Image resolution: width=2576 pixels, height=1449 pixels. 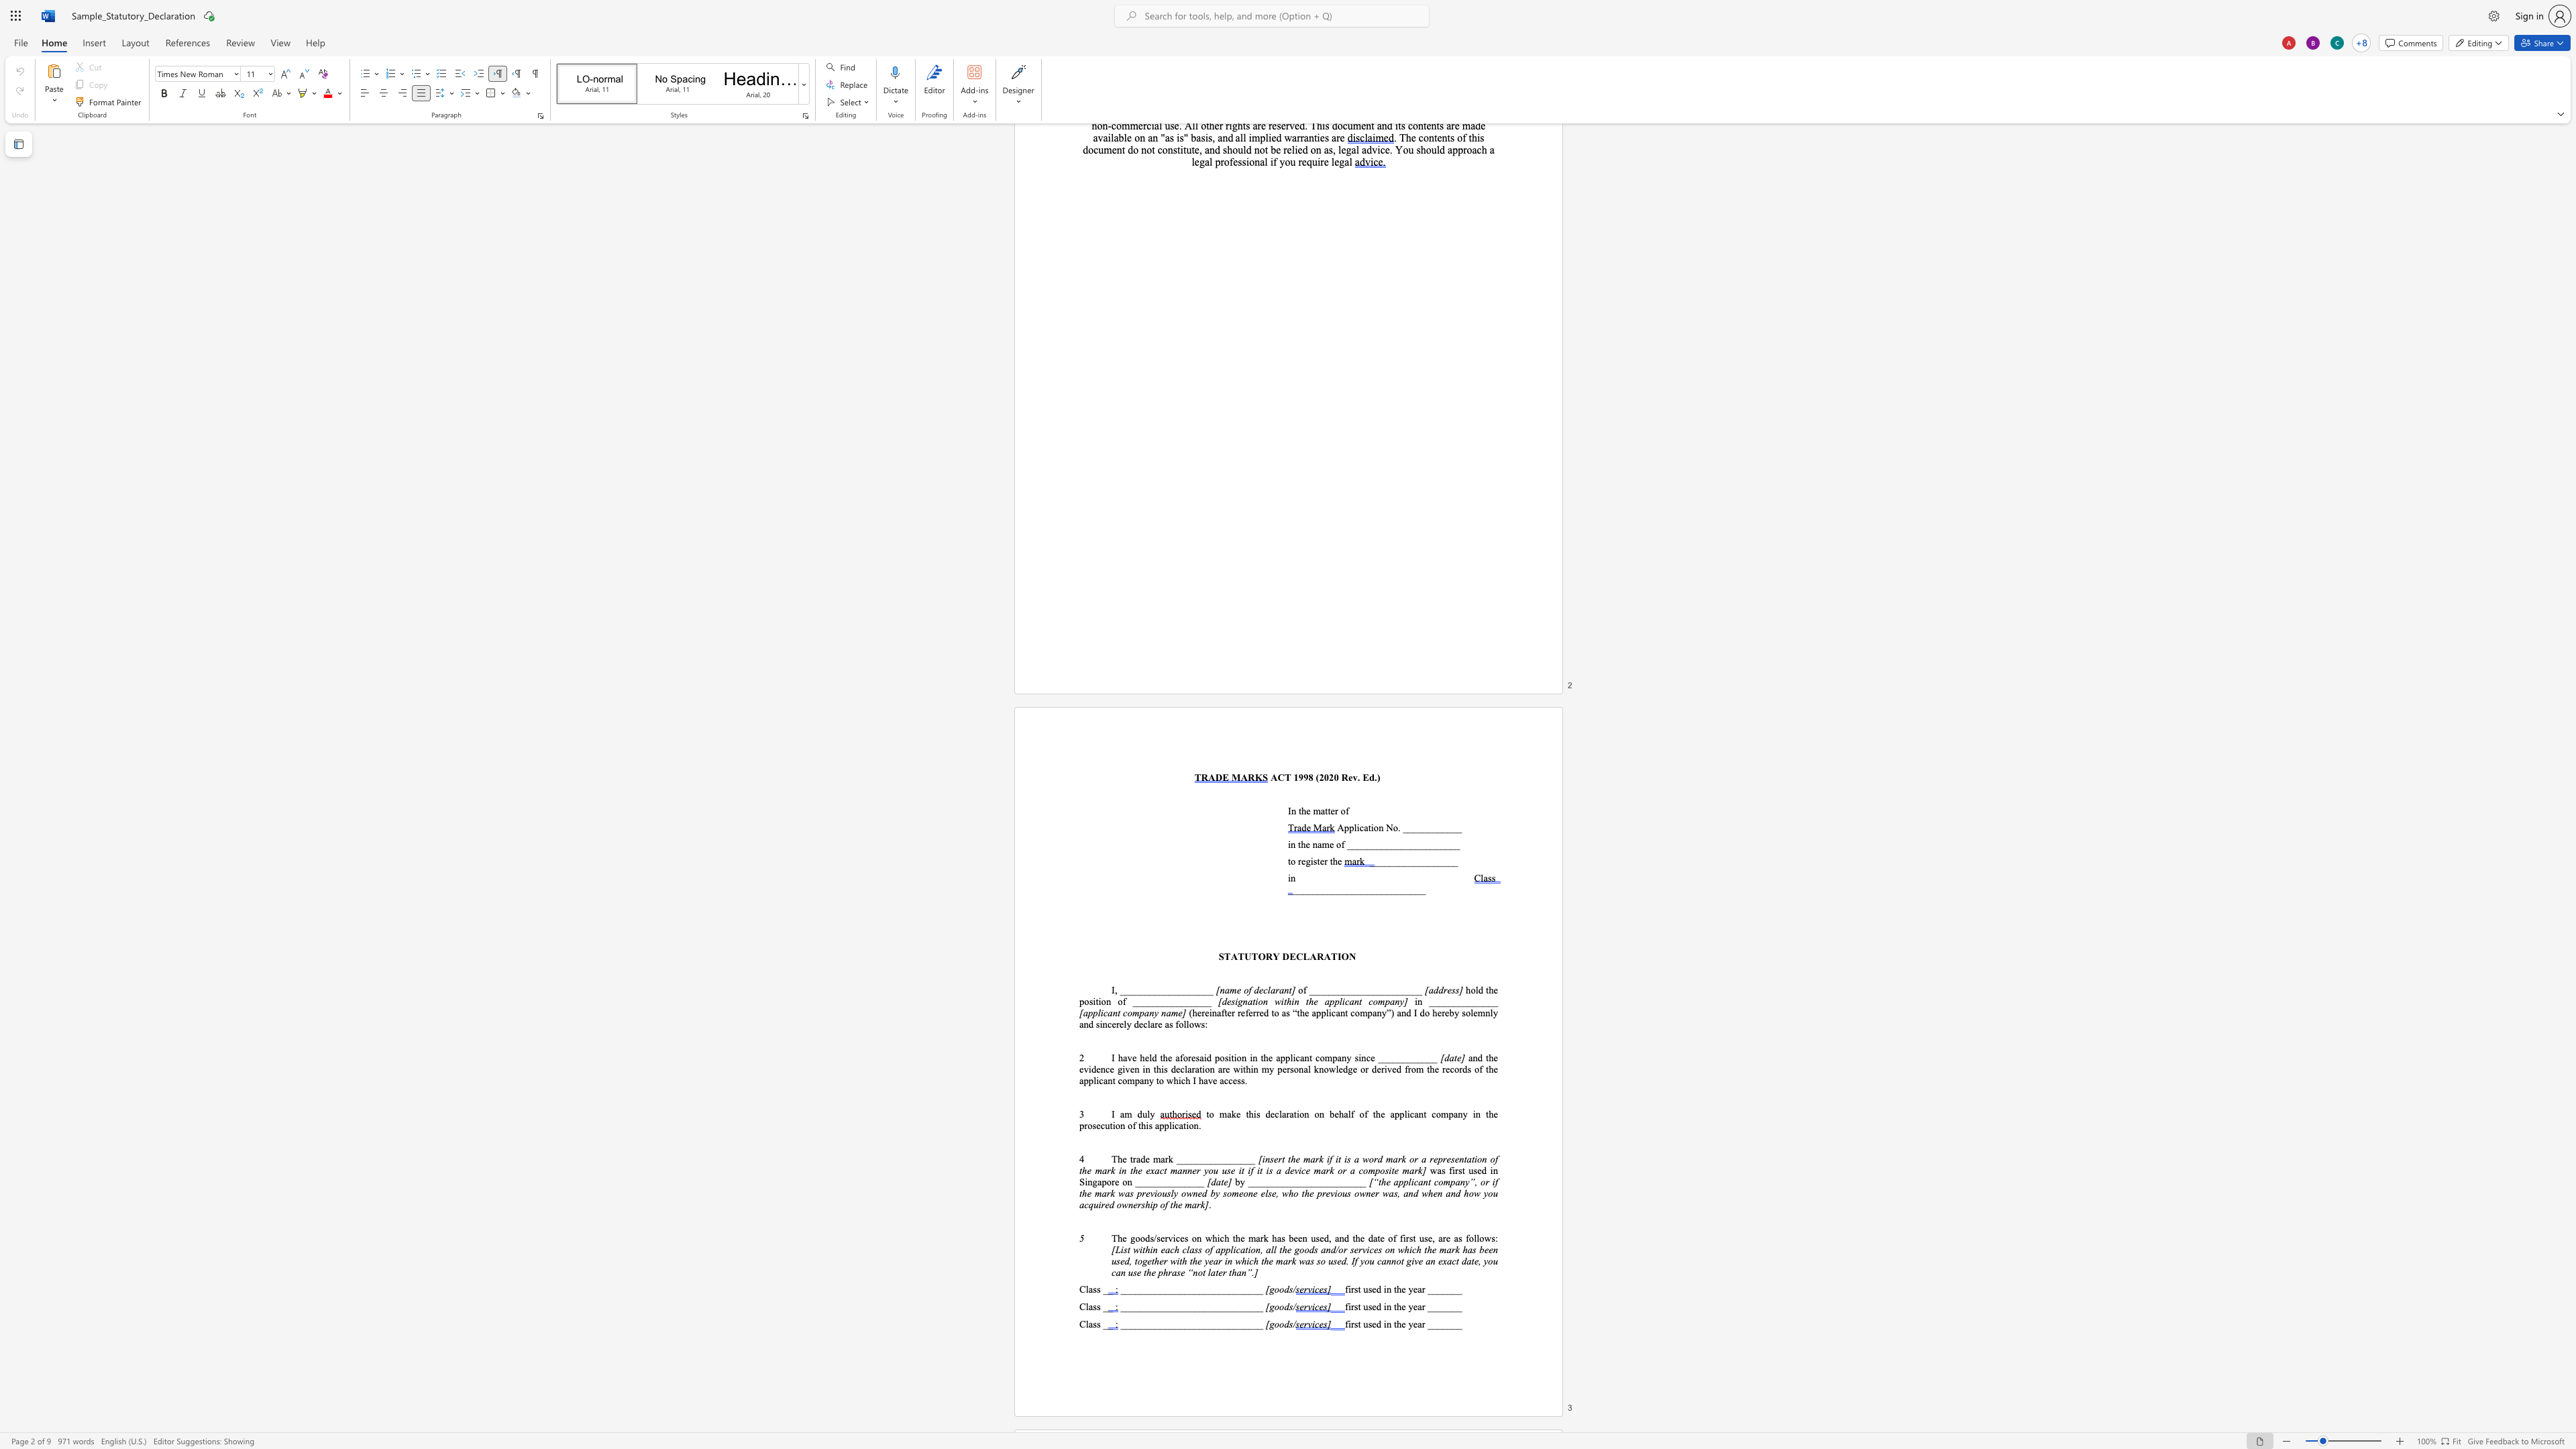 I want to click on the space between the continuous character "n" and "." in the text, so click(x=1197, y=1125).